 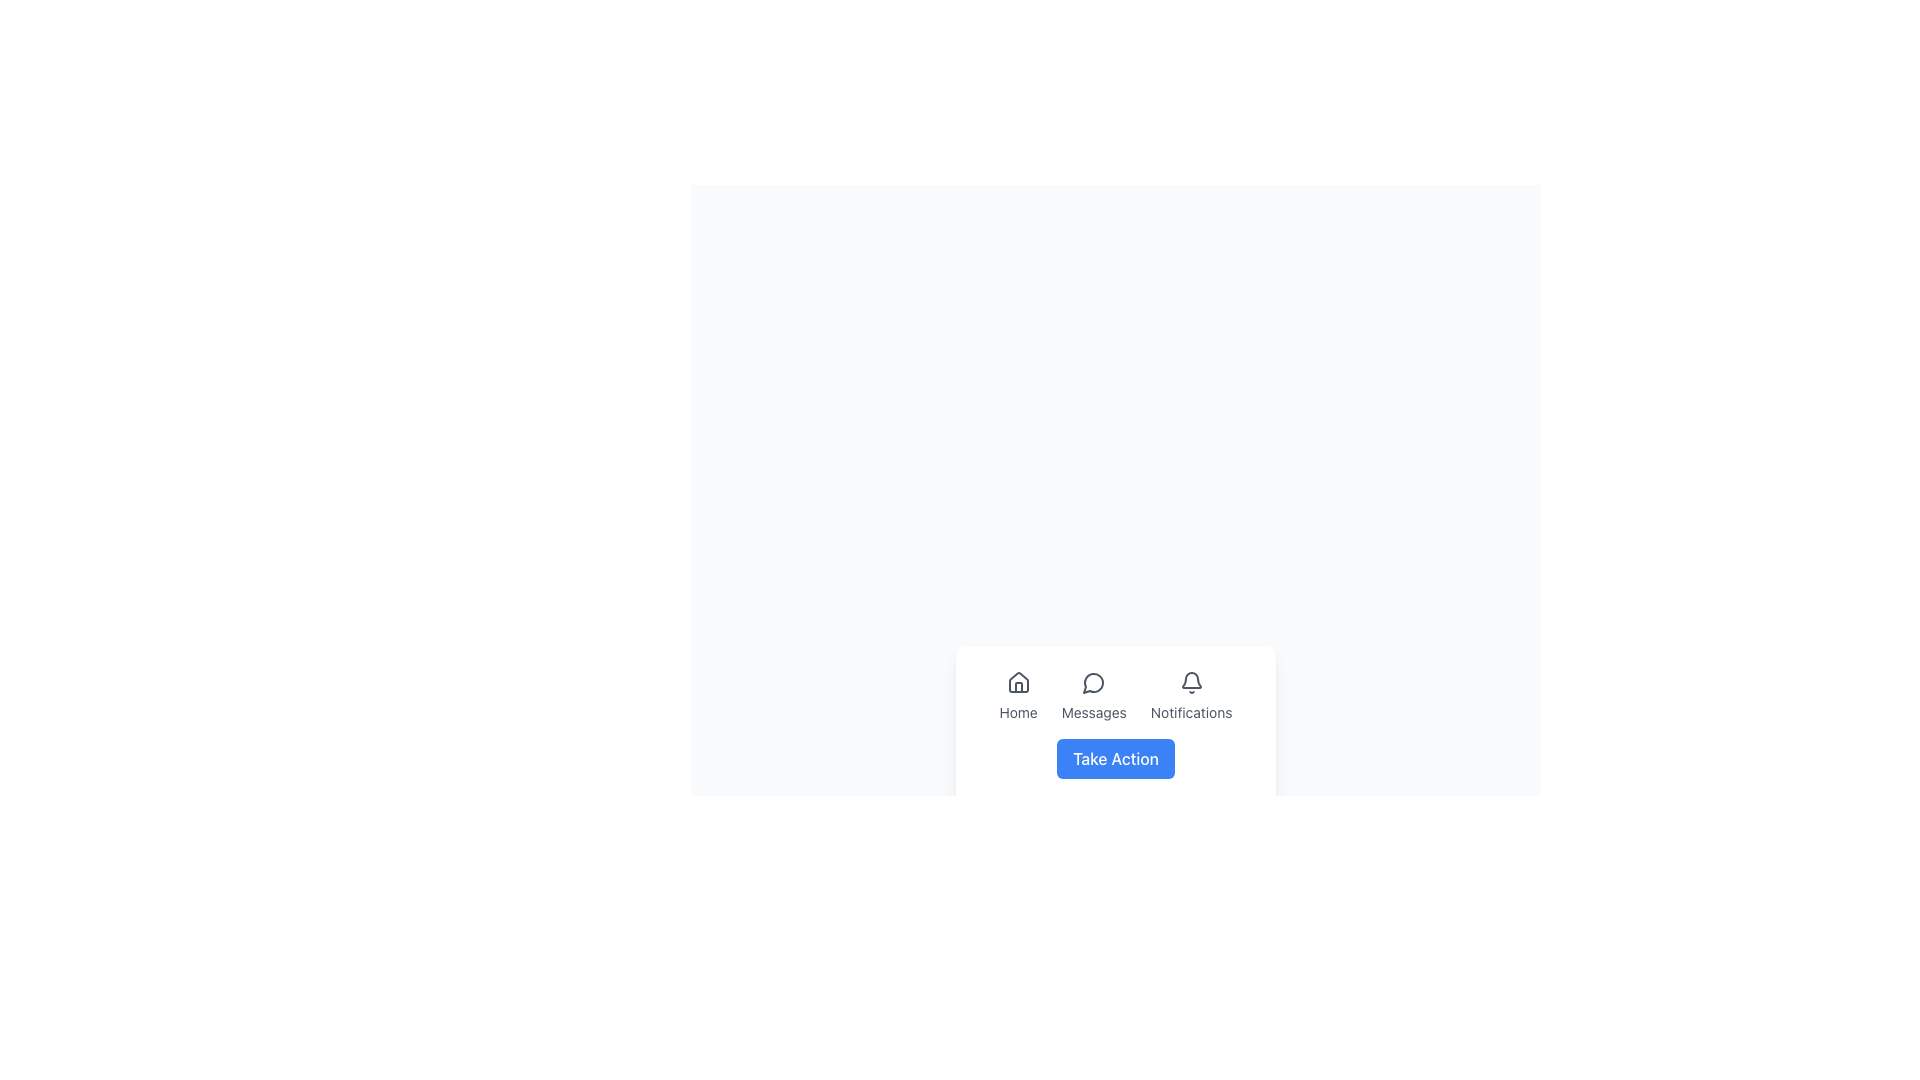 I want to click on the 'Home' SVG Icon located in the top navigation bar, so click(x=1018, y=681).